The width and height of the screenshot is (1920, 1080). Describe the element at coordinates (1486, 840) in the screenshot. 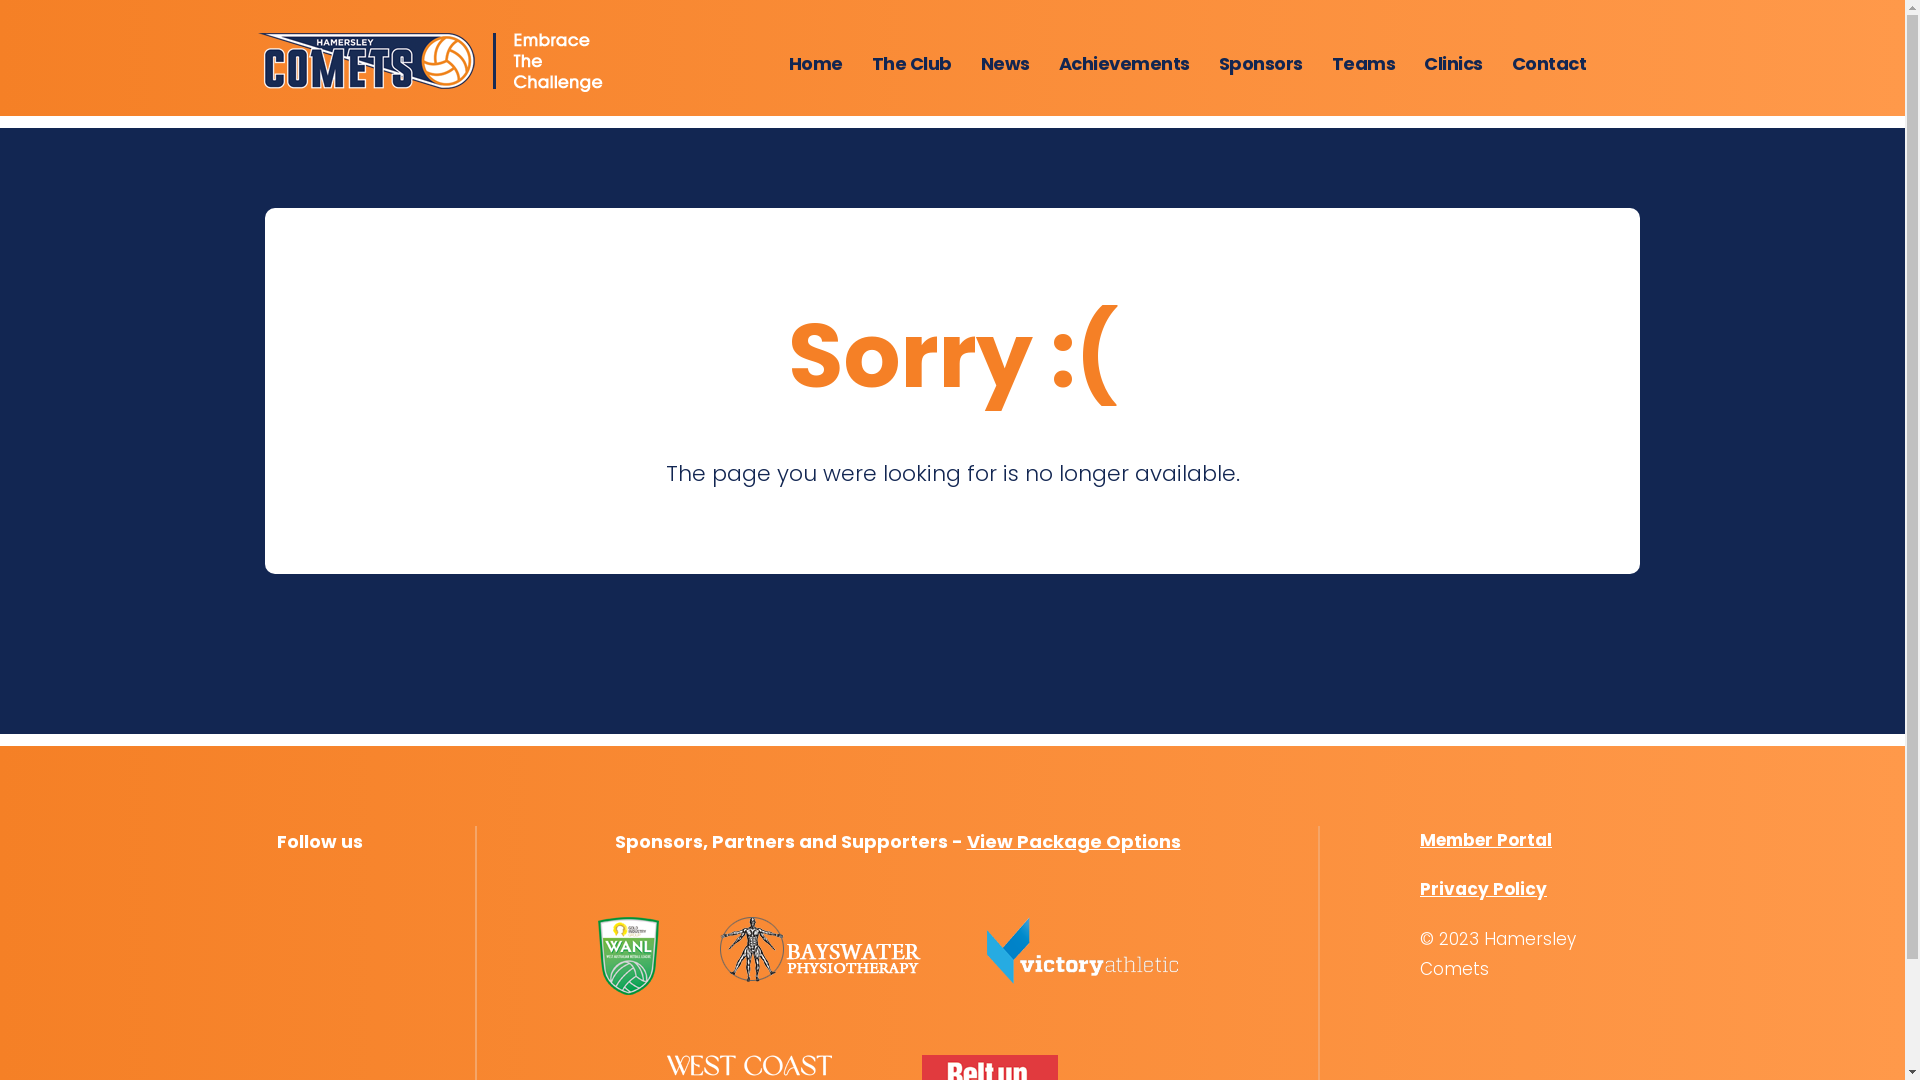

I see `'Member Portal'` at that location.